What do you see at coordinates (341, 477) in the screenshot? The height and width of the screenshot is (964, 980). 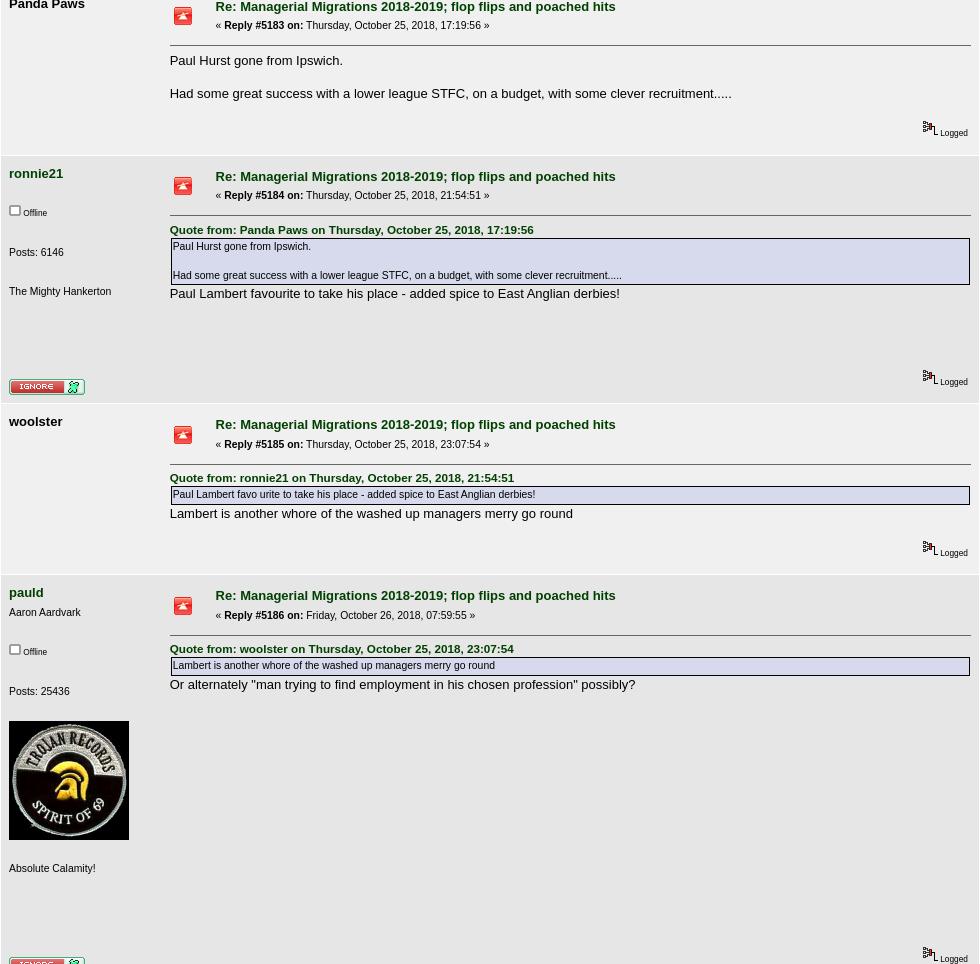 I see `'Quote from: ronnie21 on Thursday, October 25, 2018, 21:54:51'` at bounding box center [341, 477].